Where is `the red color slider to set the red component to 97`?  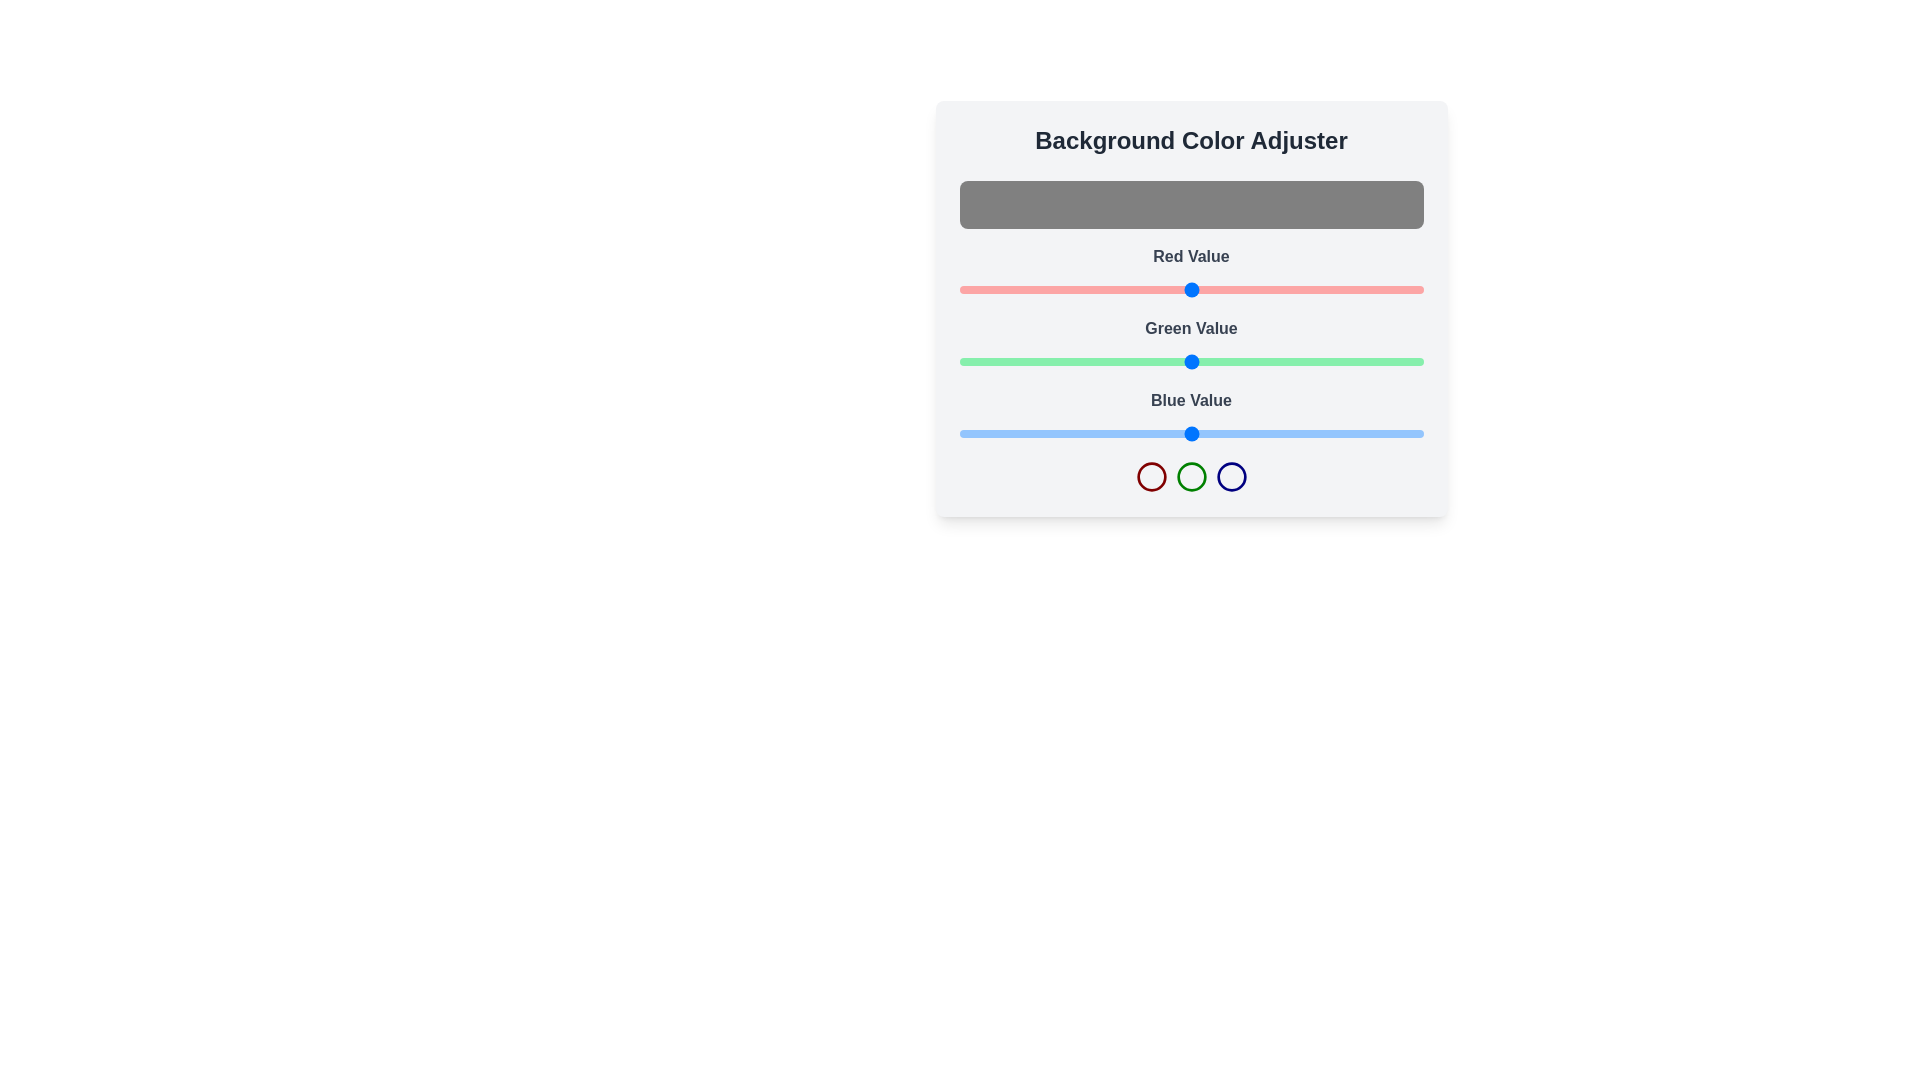 the red color slider to set the red component to 97 is located at coordinates (1136, 289).